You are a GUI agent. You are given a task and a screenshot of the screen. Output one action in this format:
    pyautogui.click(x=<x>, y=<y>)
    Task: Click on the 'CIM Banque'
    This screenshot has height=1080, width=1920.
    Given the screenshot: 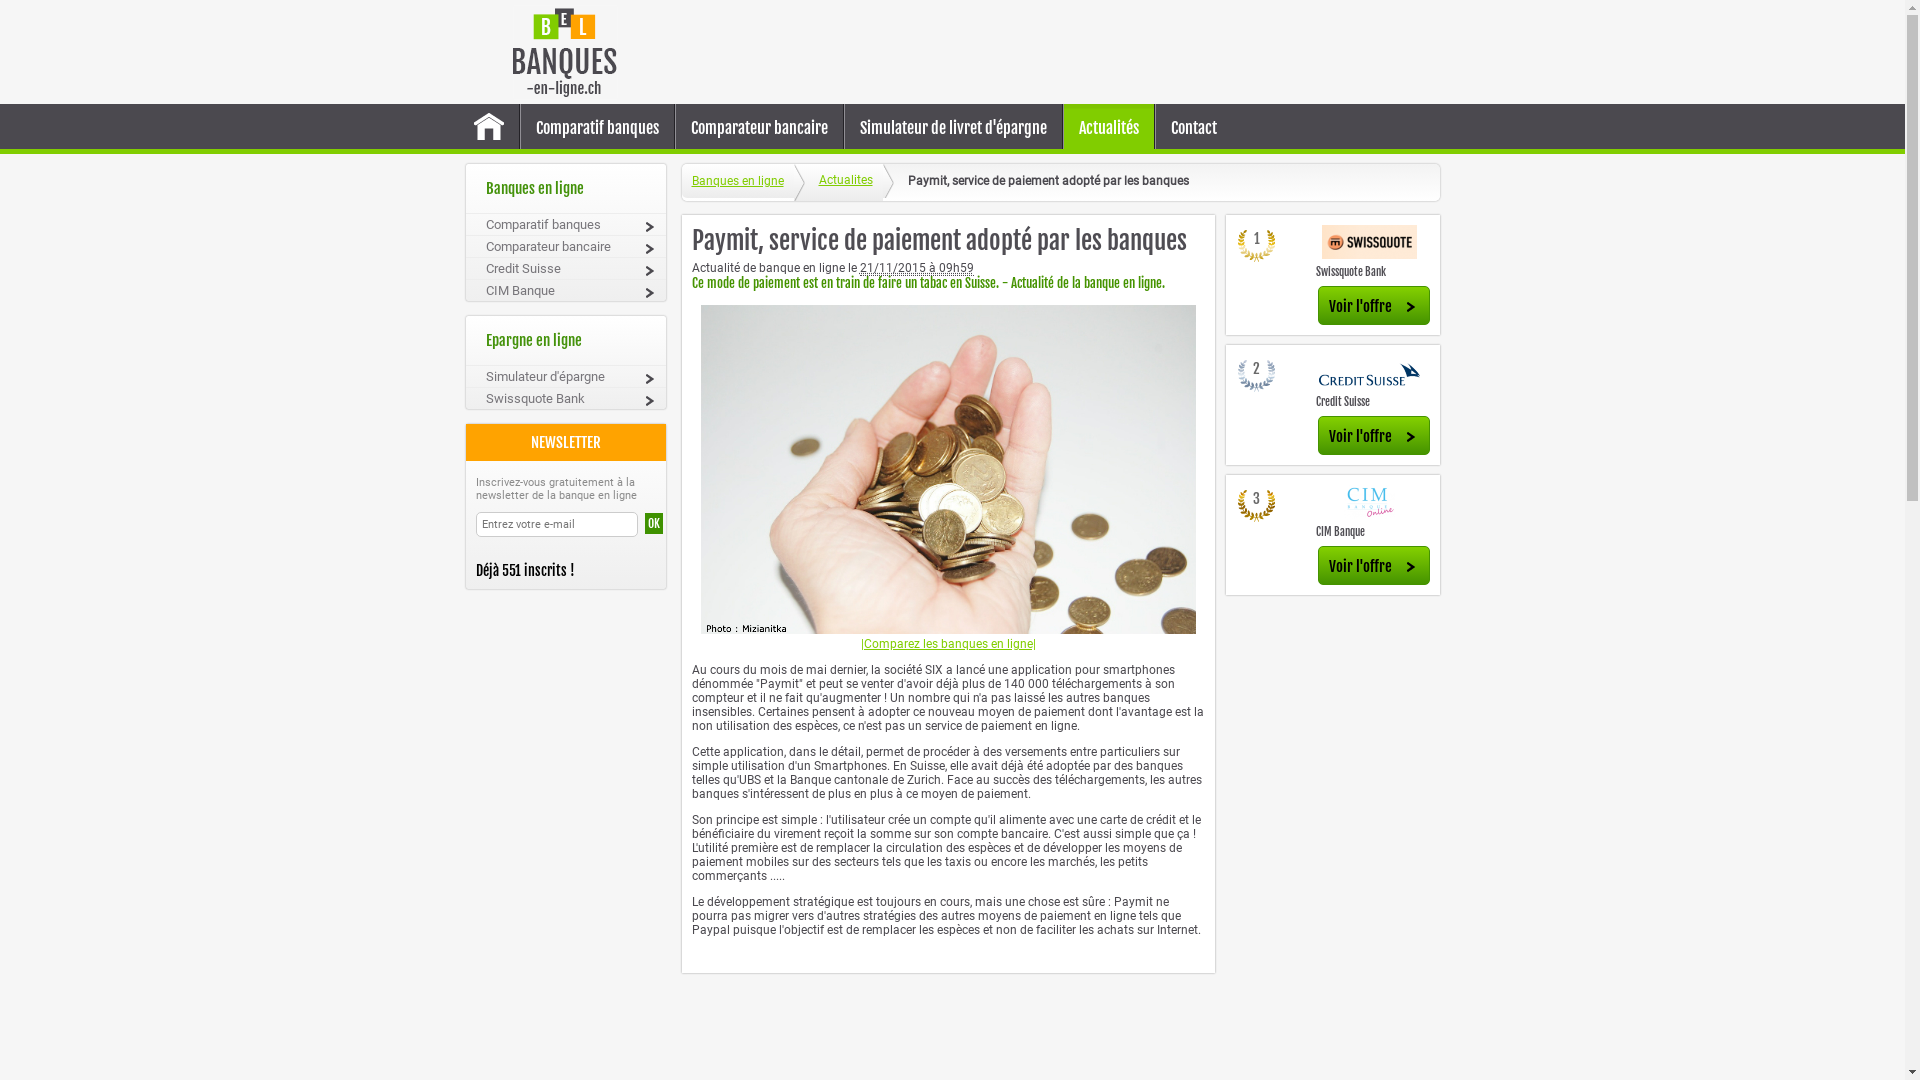 What is the action you would take?
    pyautogui.click(x=565, y=290)
    